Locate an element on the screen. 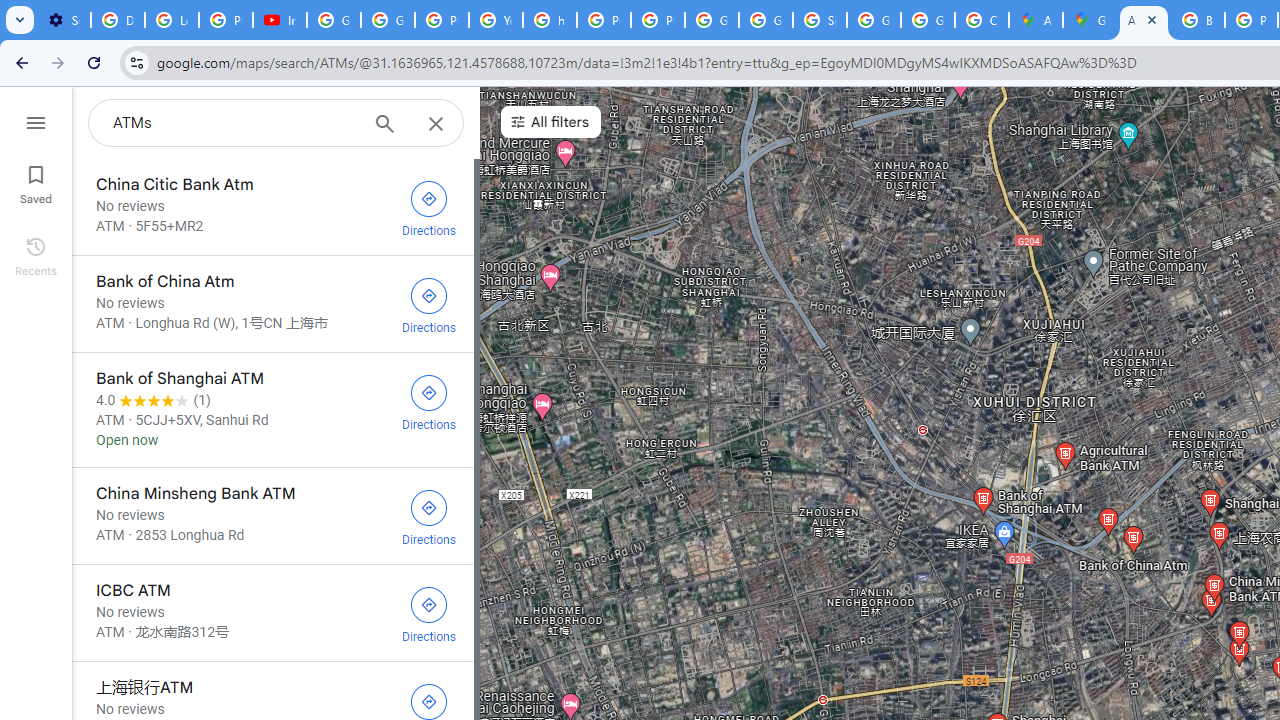  'Bank of China Atm' is located at coordinates (271, 304).